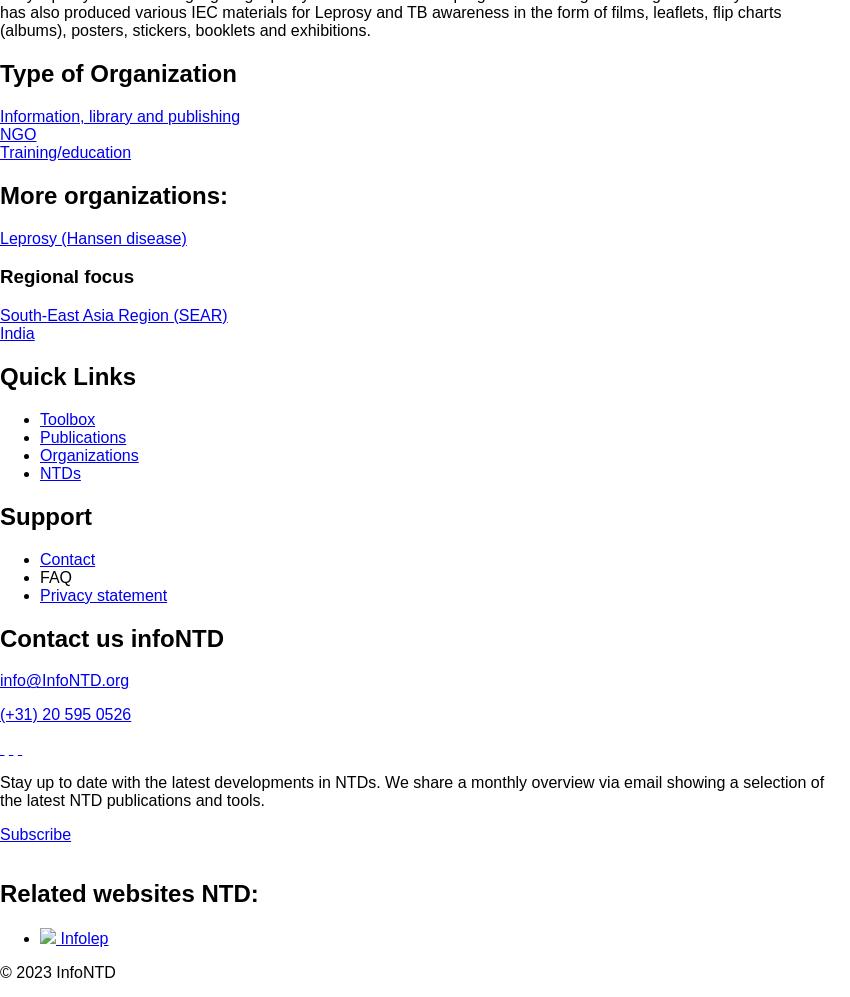 The width and height of the screenshot is (850, 997). I want to click on 'info@InfoNTD.org', so click(64, 680).